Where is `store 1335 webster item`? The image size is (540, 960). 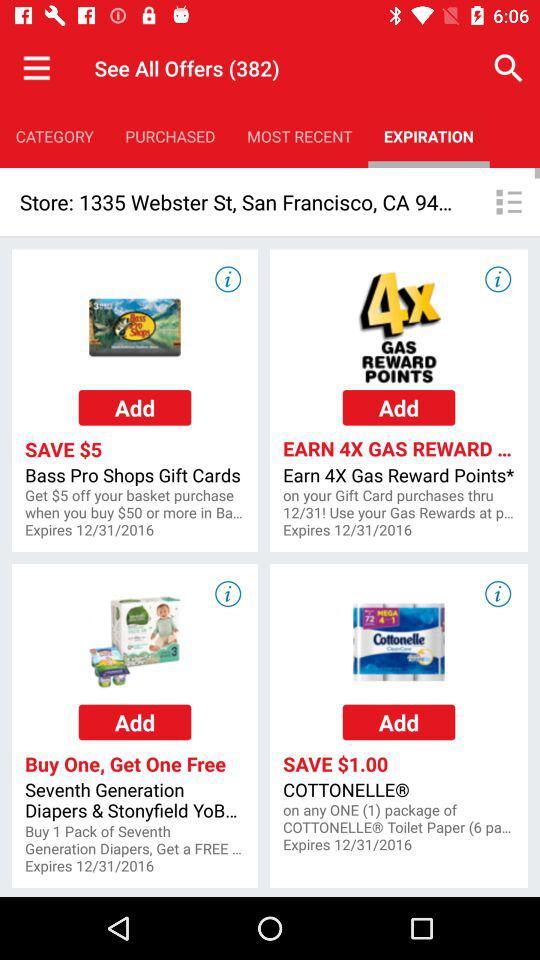
store 1335 webster item is located at coordinates (238, 202).